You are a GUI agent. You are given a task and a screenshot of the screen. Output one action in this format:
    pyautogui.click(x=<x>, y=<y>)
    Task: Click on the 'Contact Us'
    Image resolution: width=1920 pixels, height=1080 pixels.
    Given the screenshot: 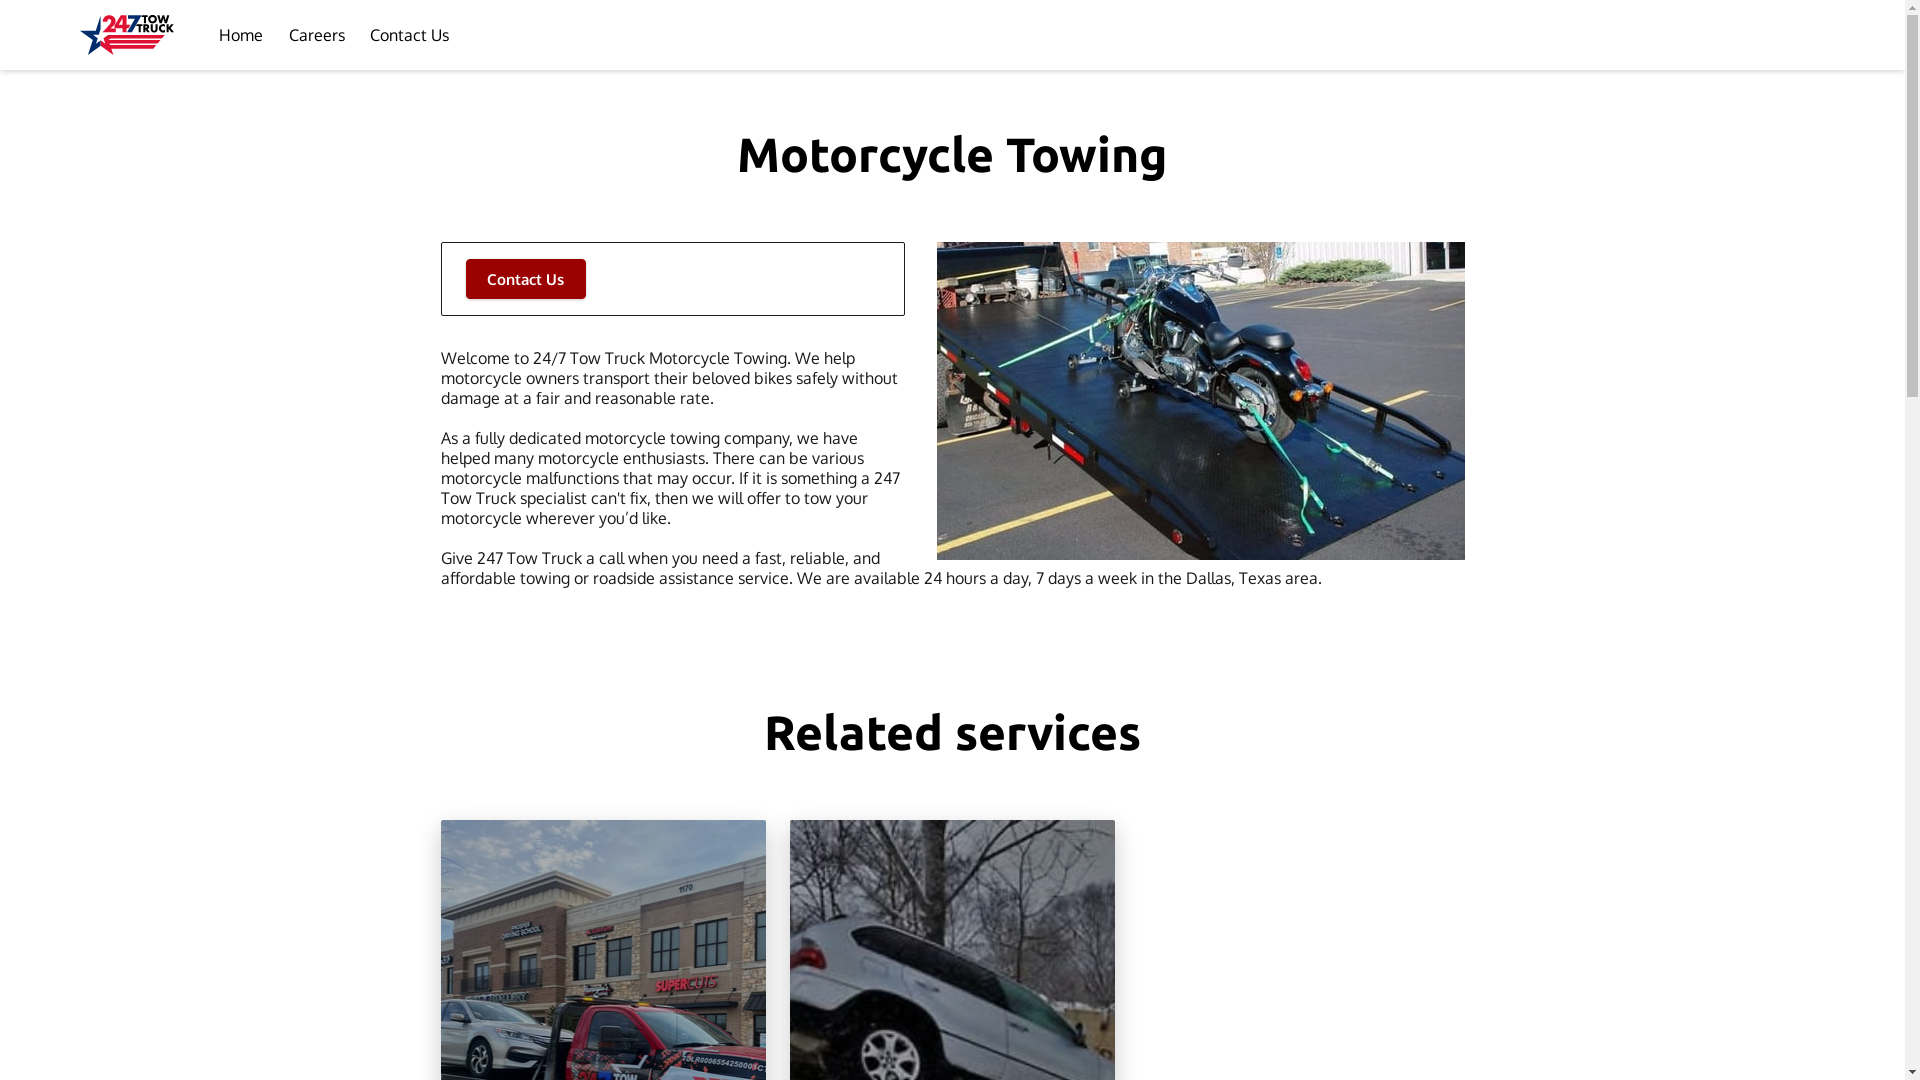 What is the action you would take?
    pyautogui.click(x=526, y=278)
    